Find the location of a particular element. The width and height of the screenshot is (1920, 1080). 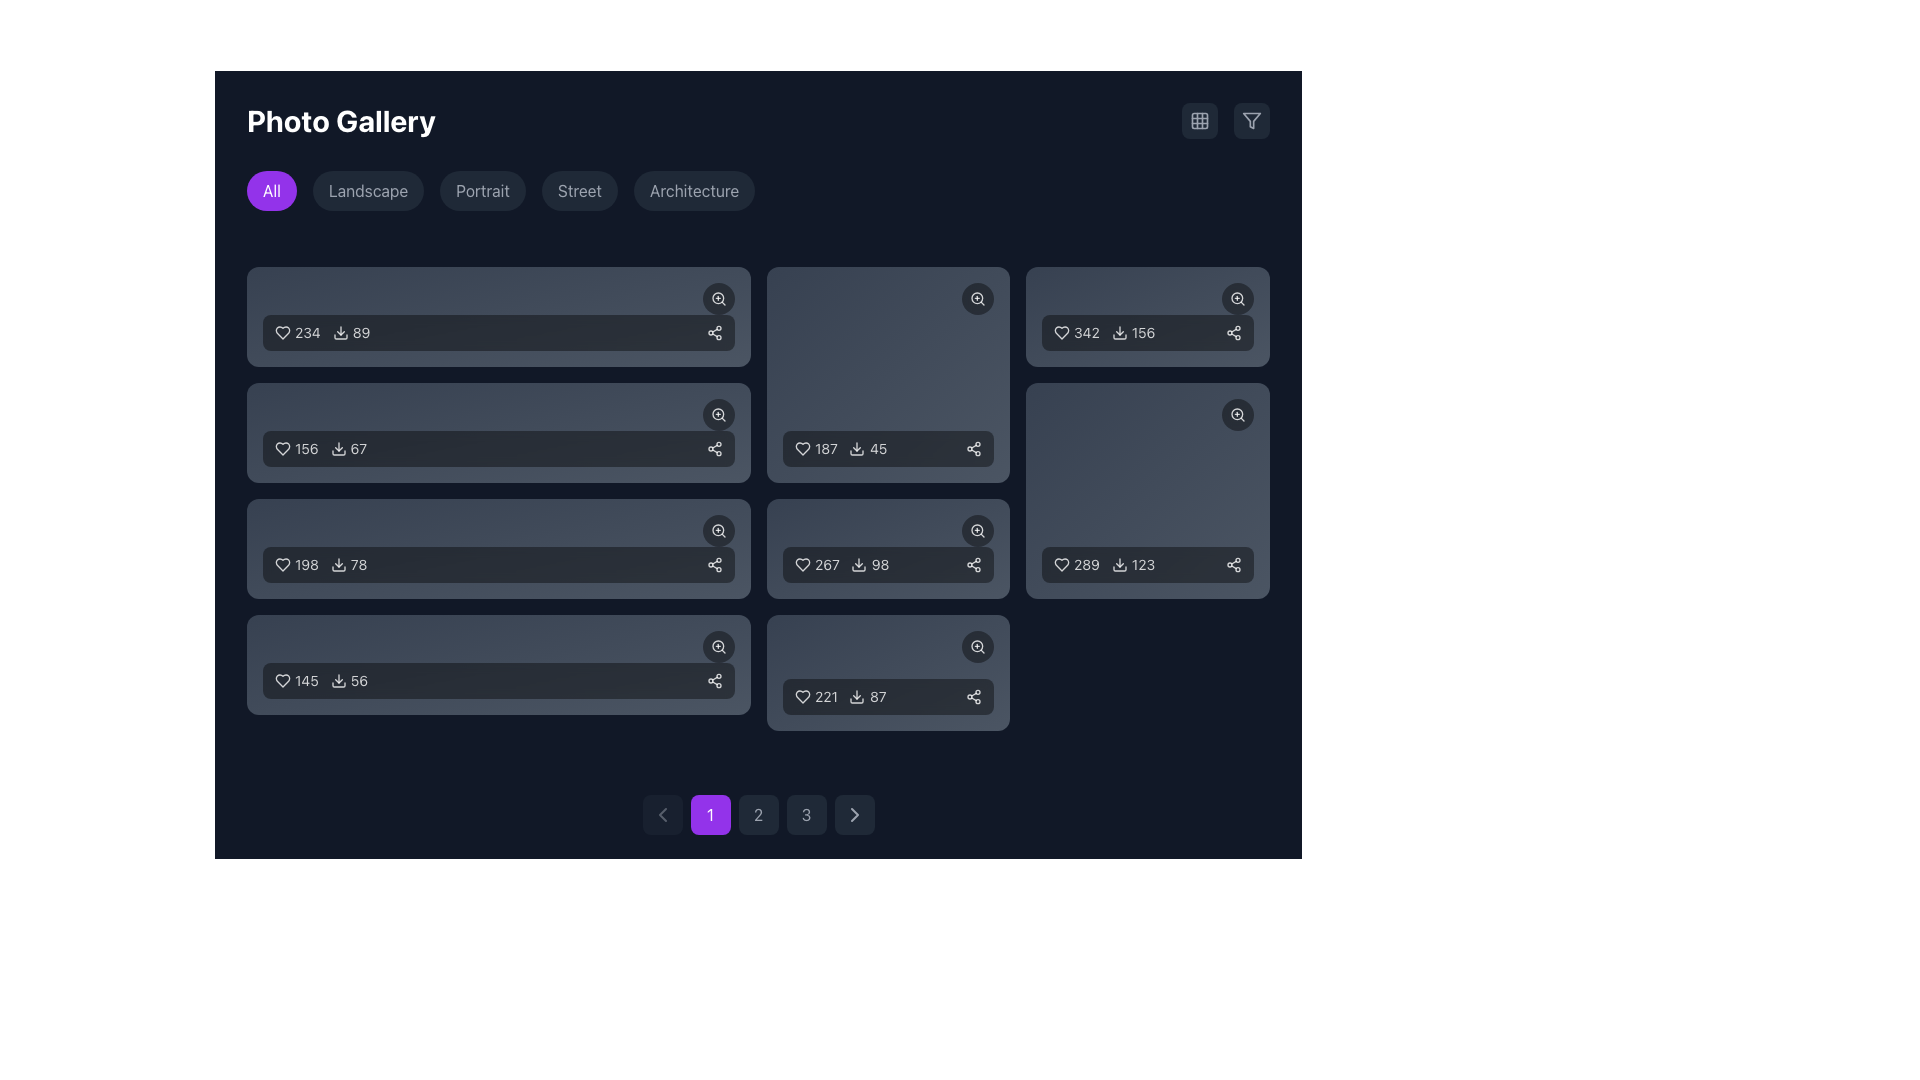

the Statistical display showing the number '234' next to a heart icon, located is located at coordinates (296, 331).